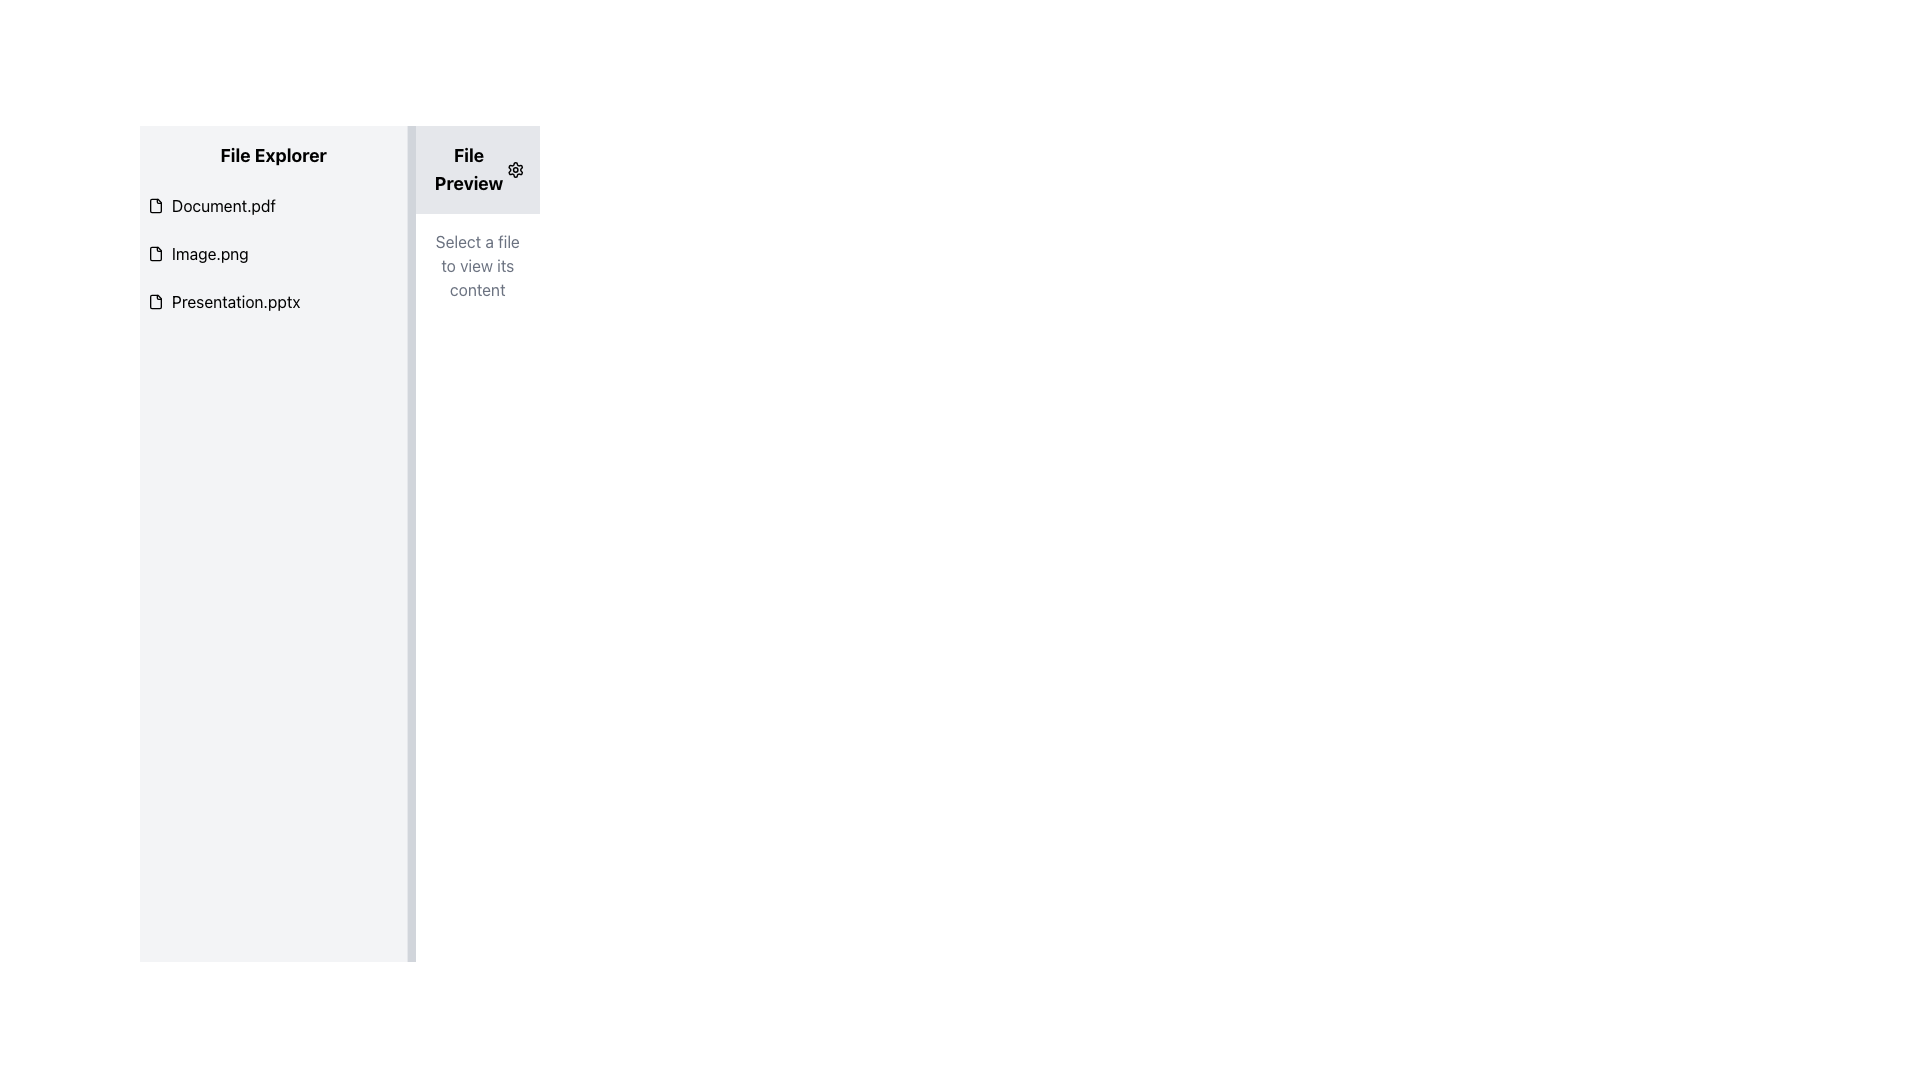 The width and height of the screenshot is (1920, 1080). What do you see at coordinates (272, 205) in the screenshot?
I see `on the first list item in the 'File Explorer' panel labeled 'Document.pdf'` at bounding box center [272, 205].